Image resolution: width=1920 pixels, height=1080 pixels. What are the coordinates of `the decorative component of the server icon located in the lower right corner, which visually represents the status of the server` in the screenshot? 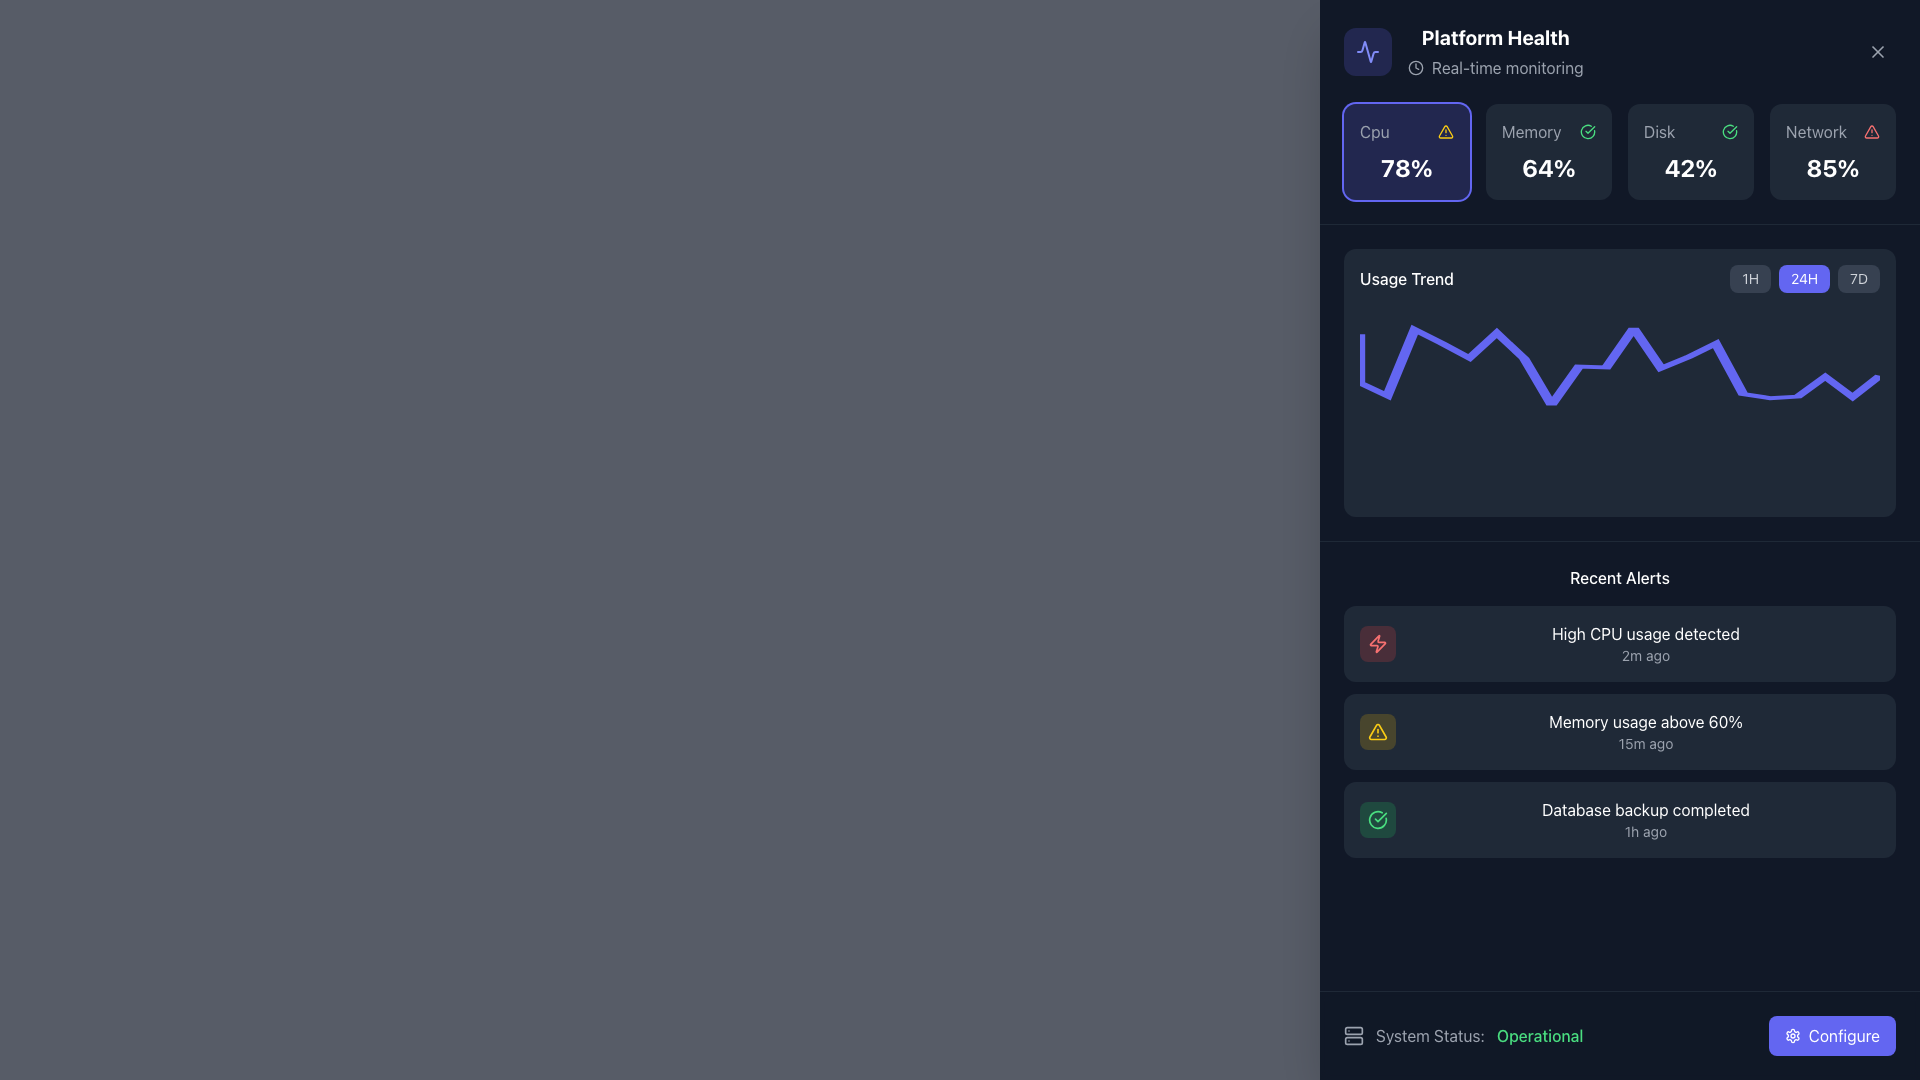 It's located at (1353, 1030).